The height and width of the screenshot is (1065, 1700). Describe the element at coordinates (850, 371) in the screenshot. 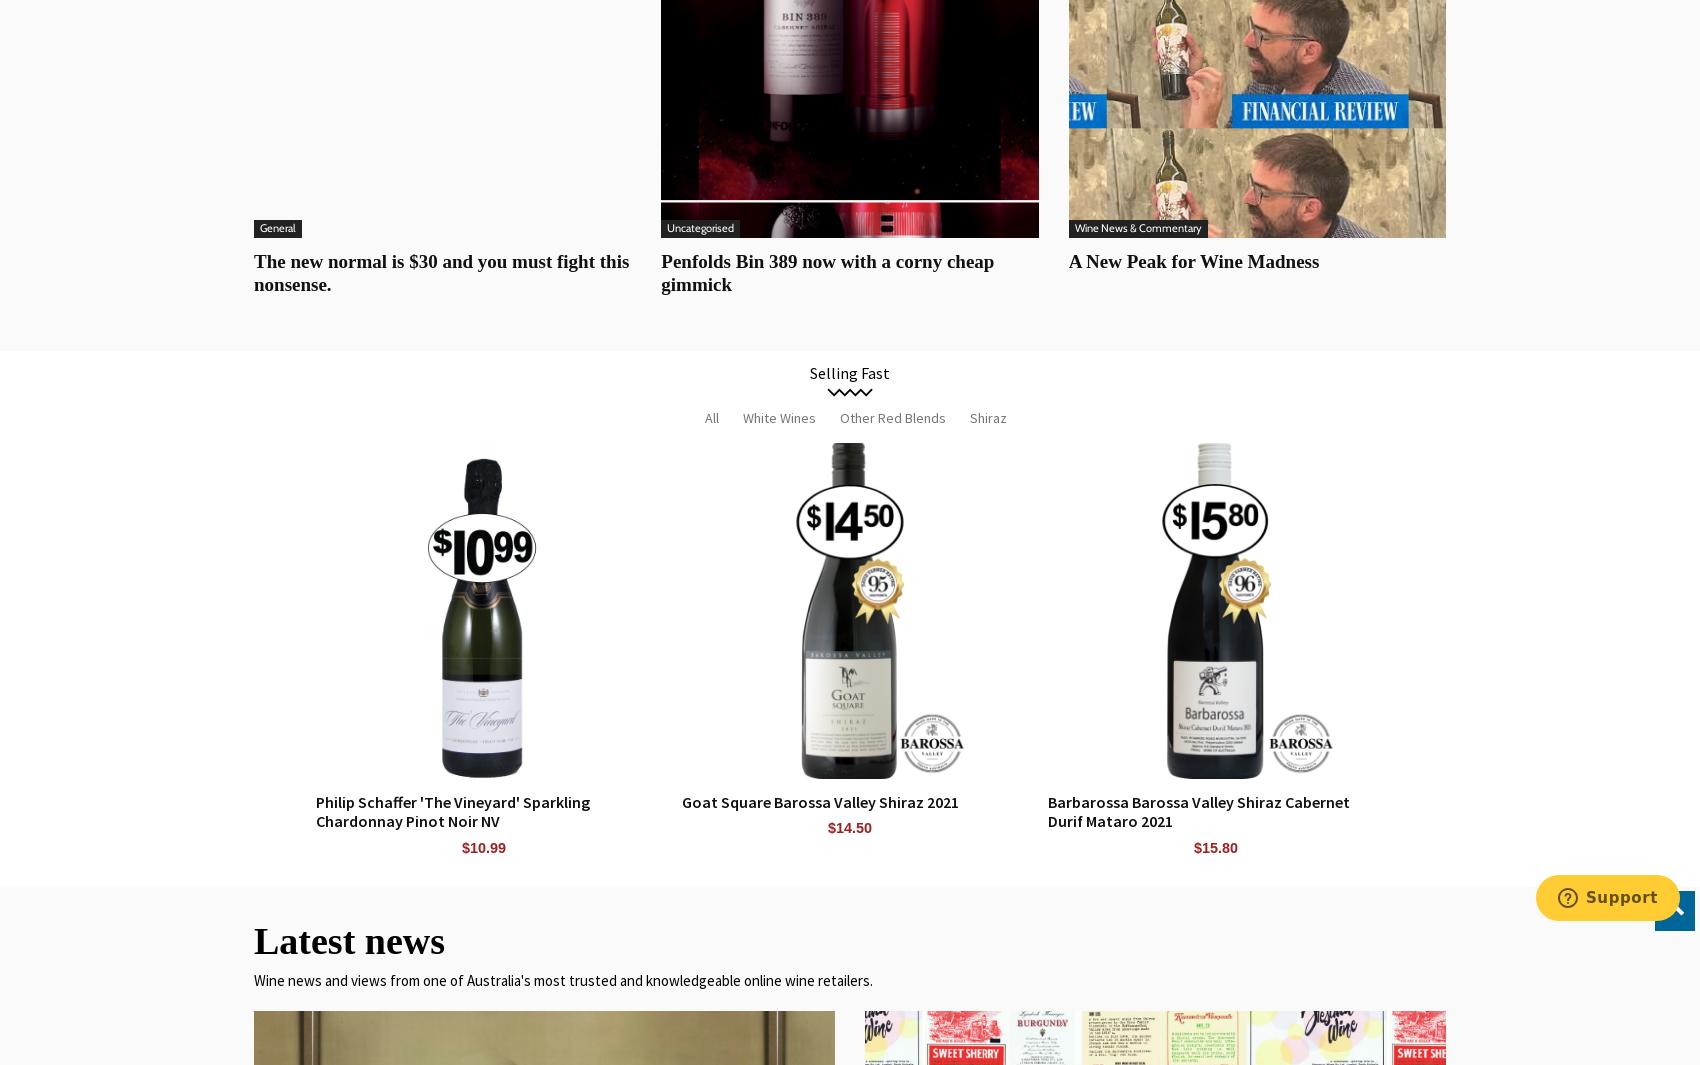

I see `'Selling Fast'` at that location.